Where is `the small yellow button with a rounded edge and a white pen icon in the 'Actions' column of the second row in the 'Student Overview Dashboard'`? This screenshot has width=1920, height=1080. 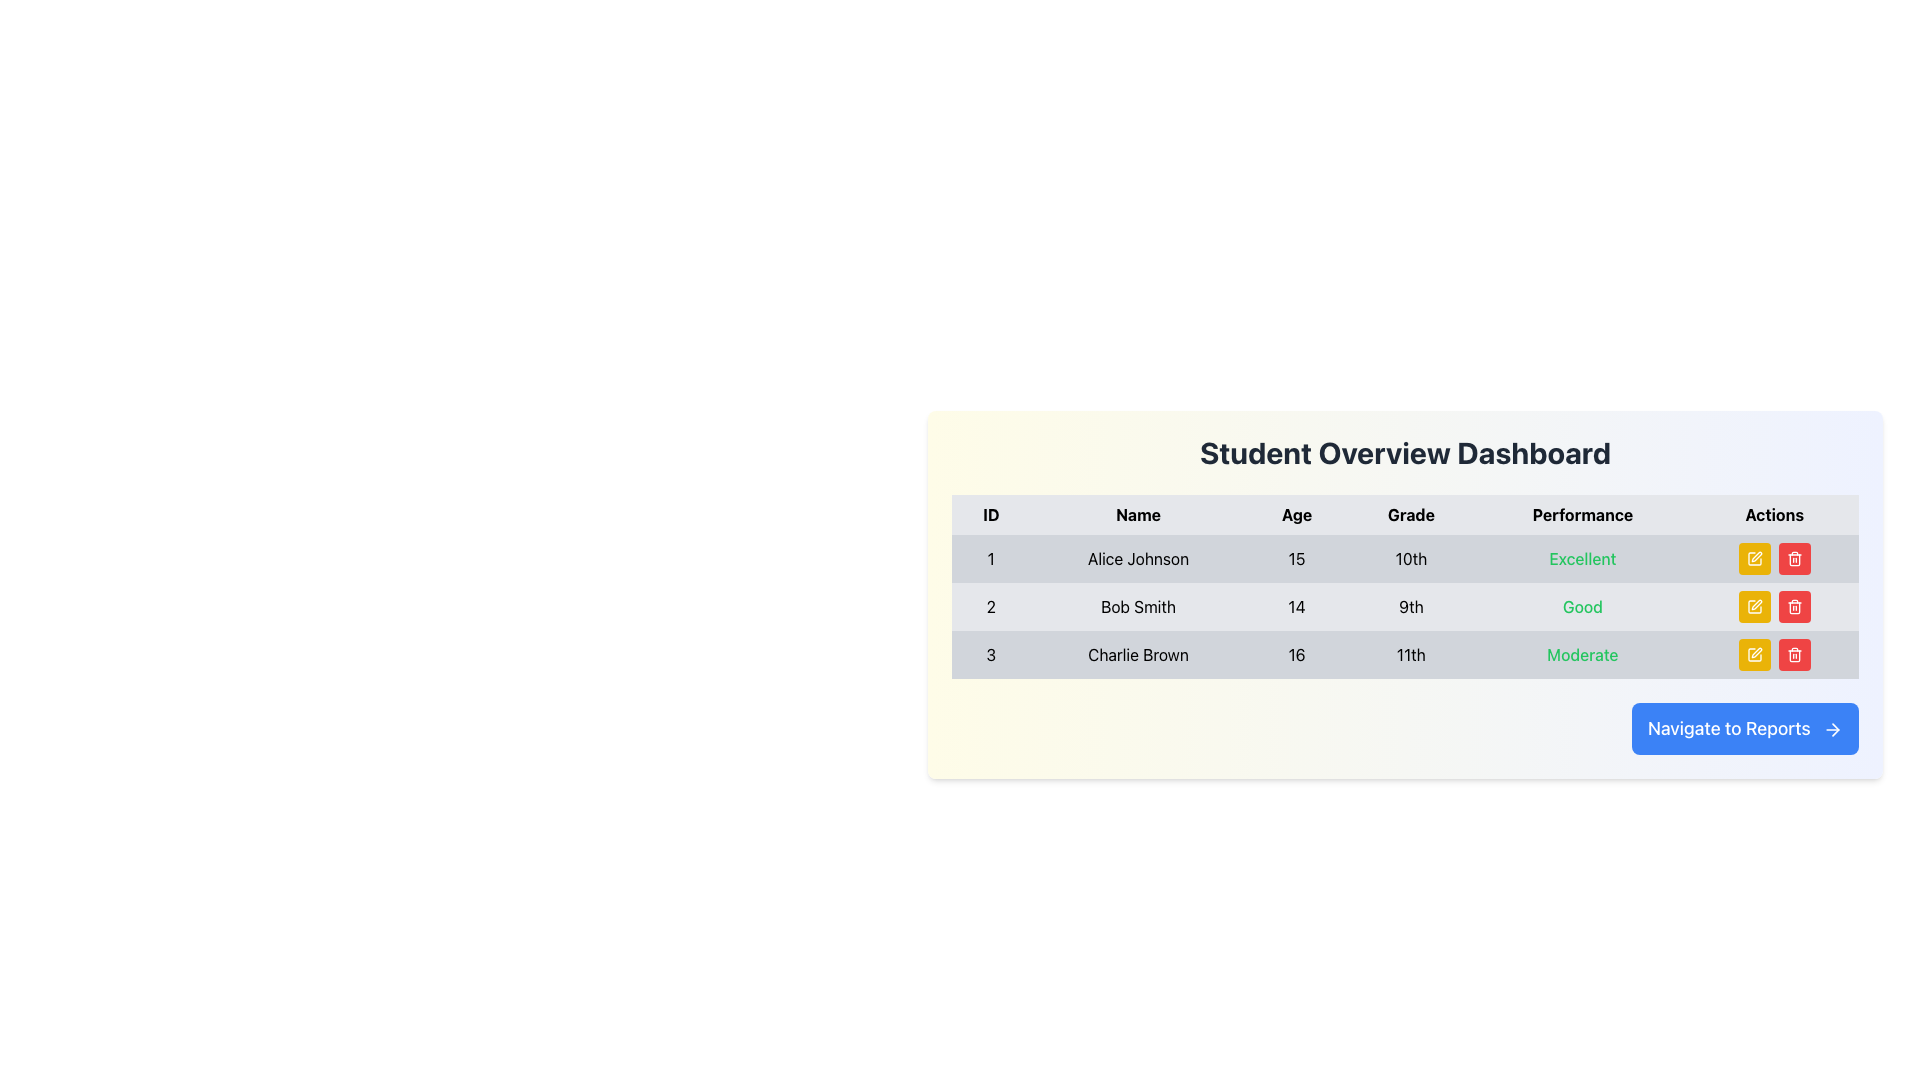
the small yellow button with a rounded edge and a white pen icon in the 'Actions' column of the second row in the 'Student Overview Dashboard' is located at coordinates (1753, 605).